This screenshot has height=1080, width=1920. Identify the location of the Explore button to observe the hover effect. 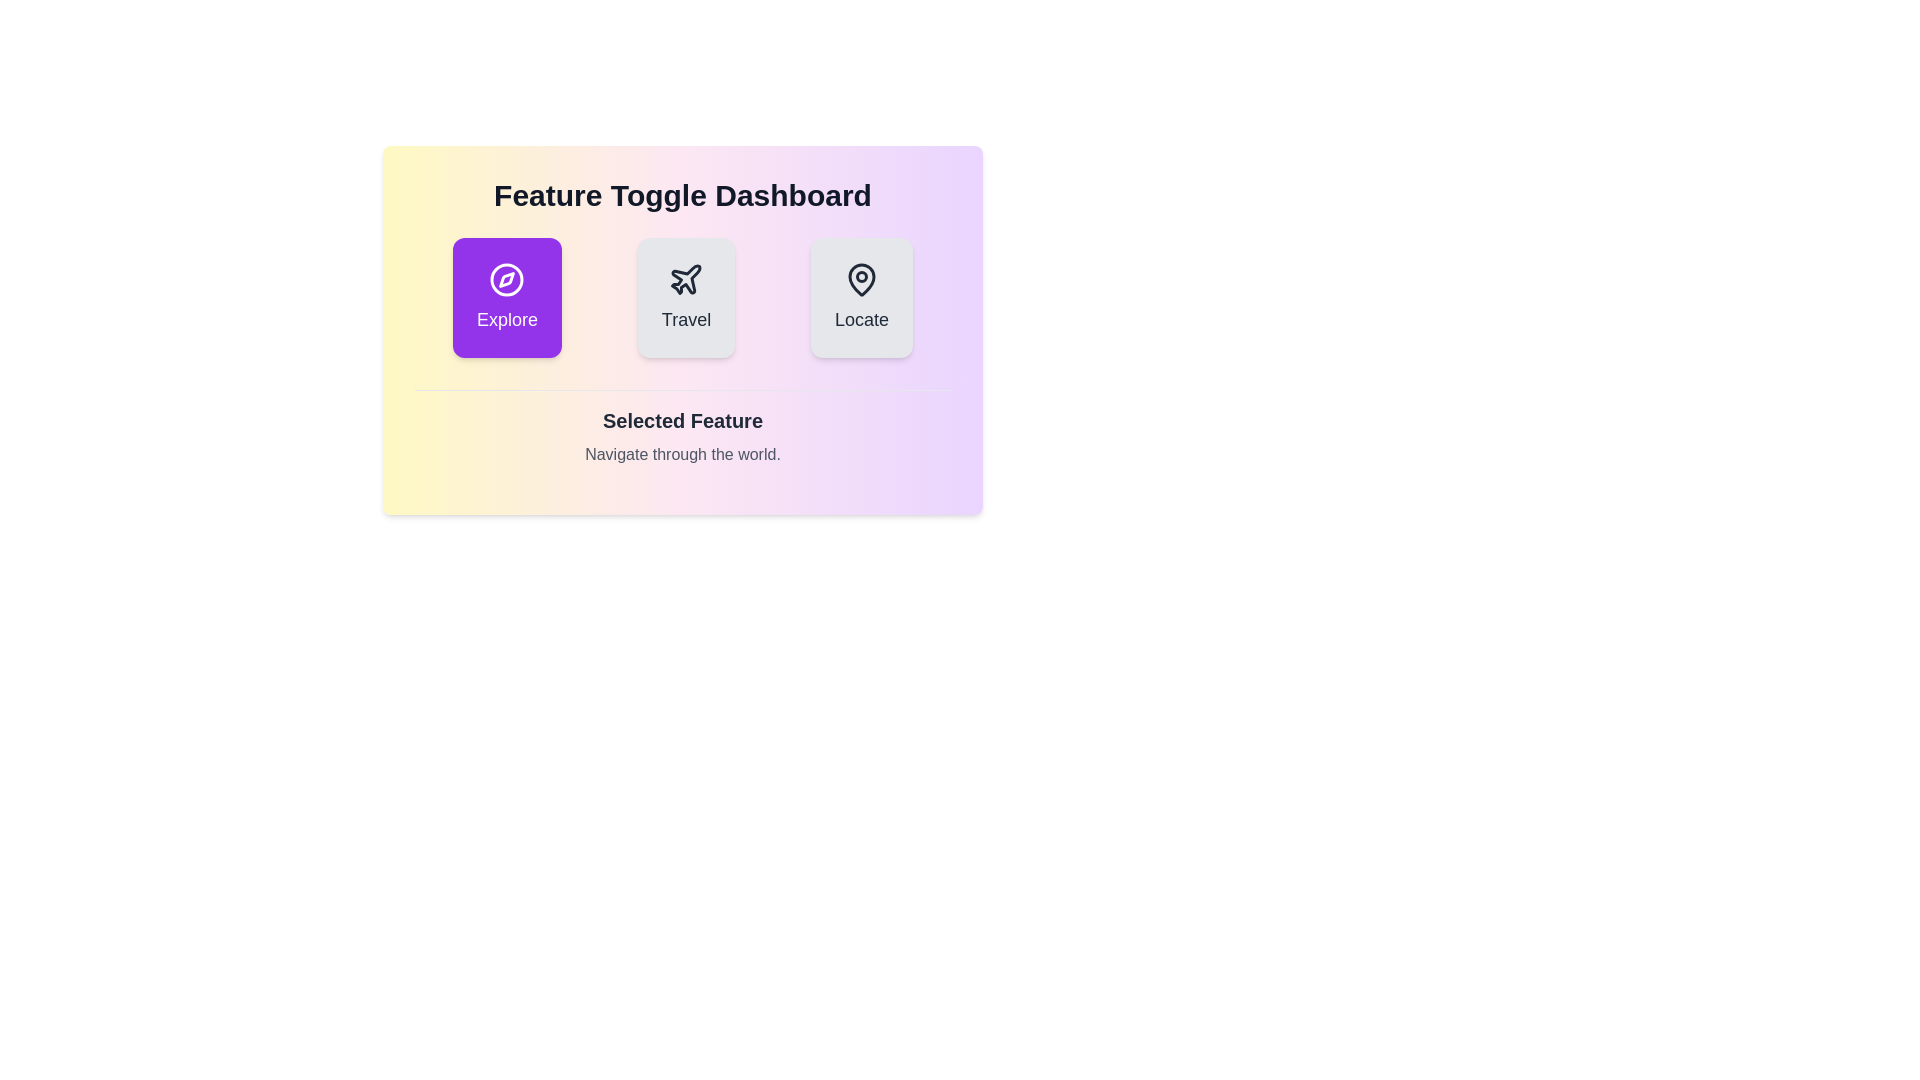
(507, 297).